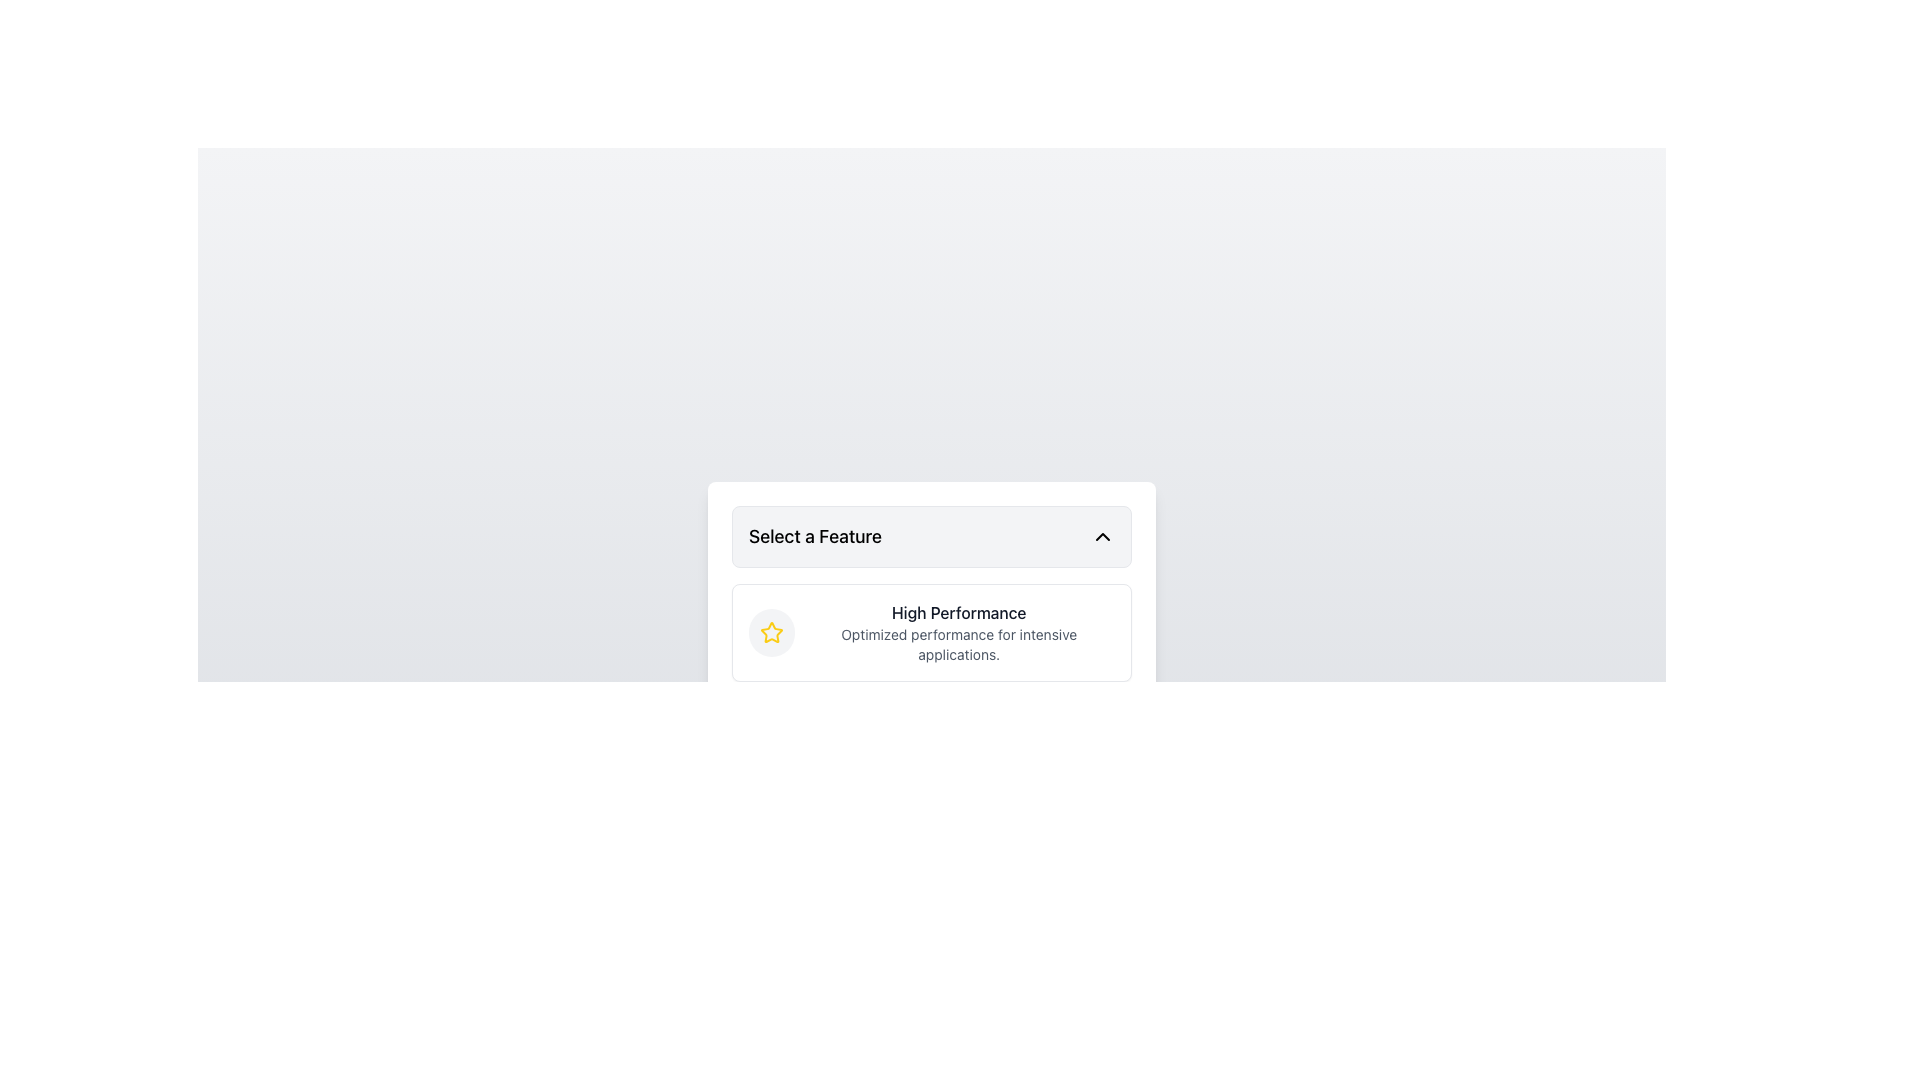  I want to click on the feature description element which consists of a yellow star icon followed by bold 'High Performance' text and smaller gray text 'Optimized performance for intensive applications', so click(930, 632).